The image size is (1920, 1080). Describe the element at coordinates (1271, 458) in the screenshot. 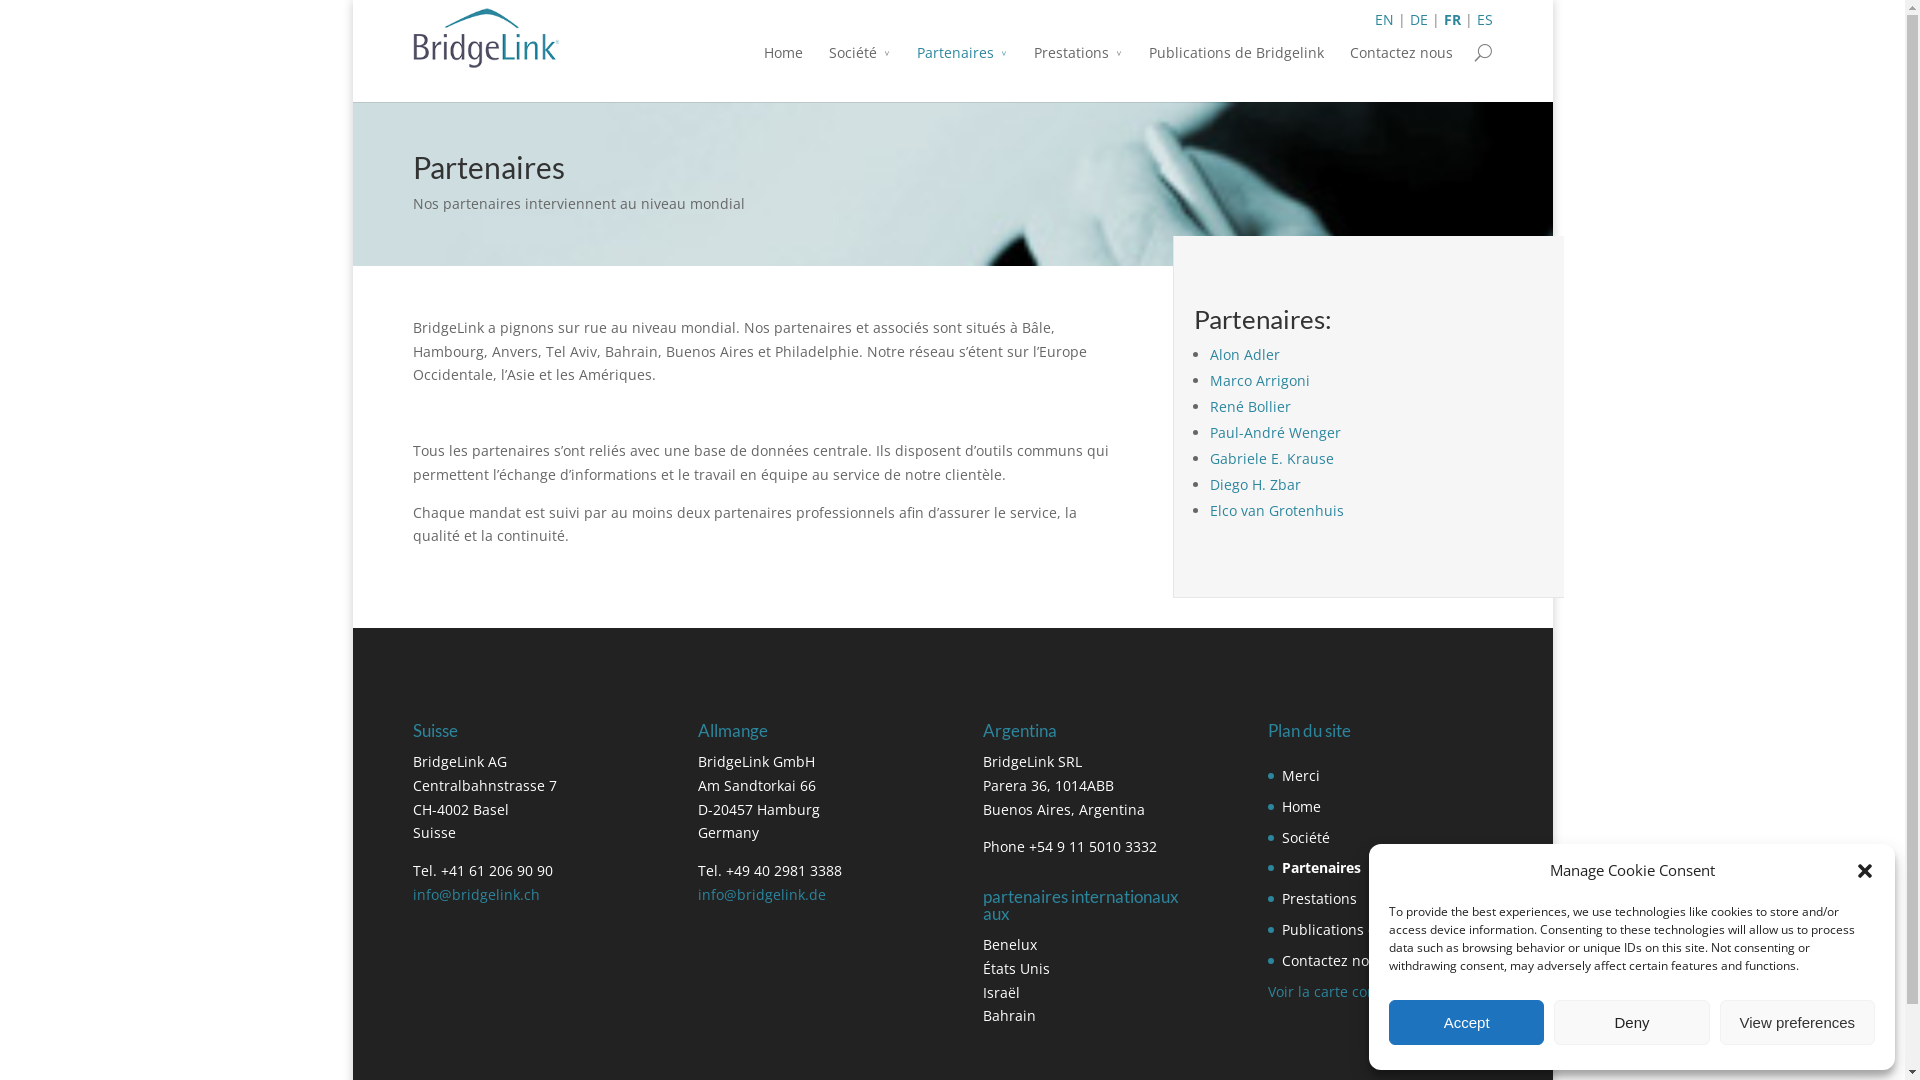

I see `'Gabriele E. Krause'` at that location.